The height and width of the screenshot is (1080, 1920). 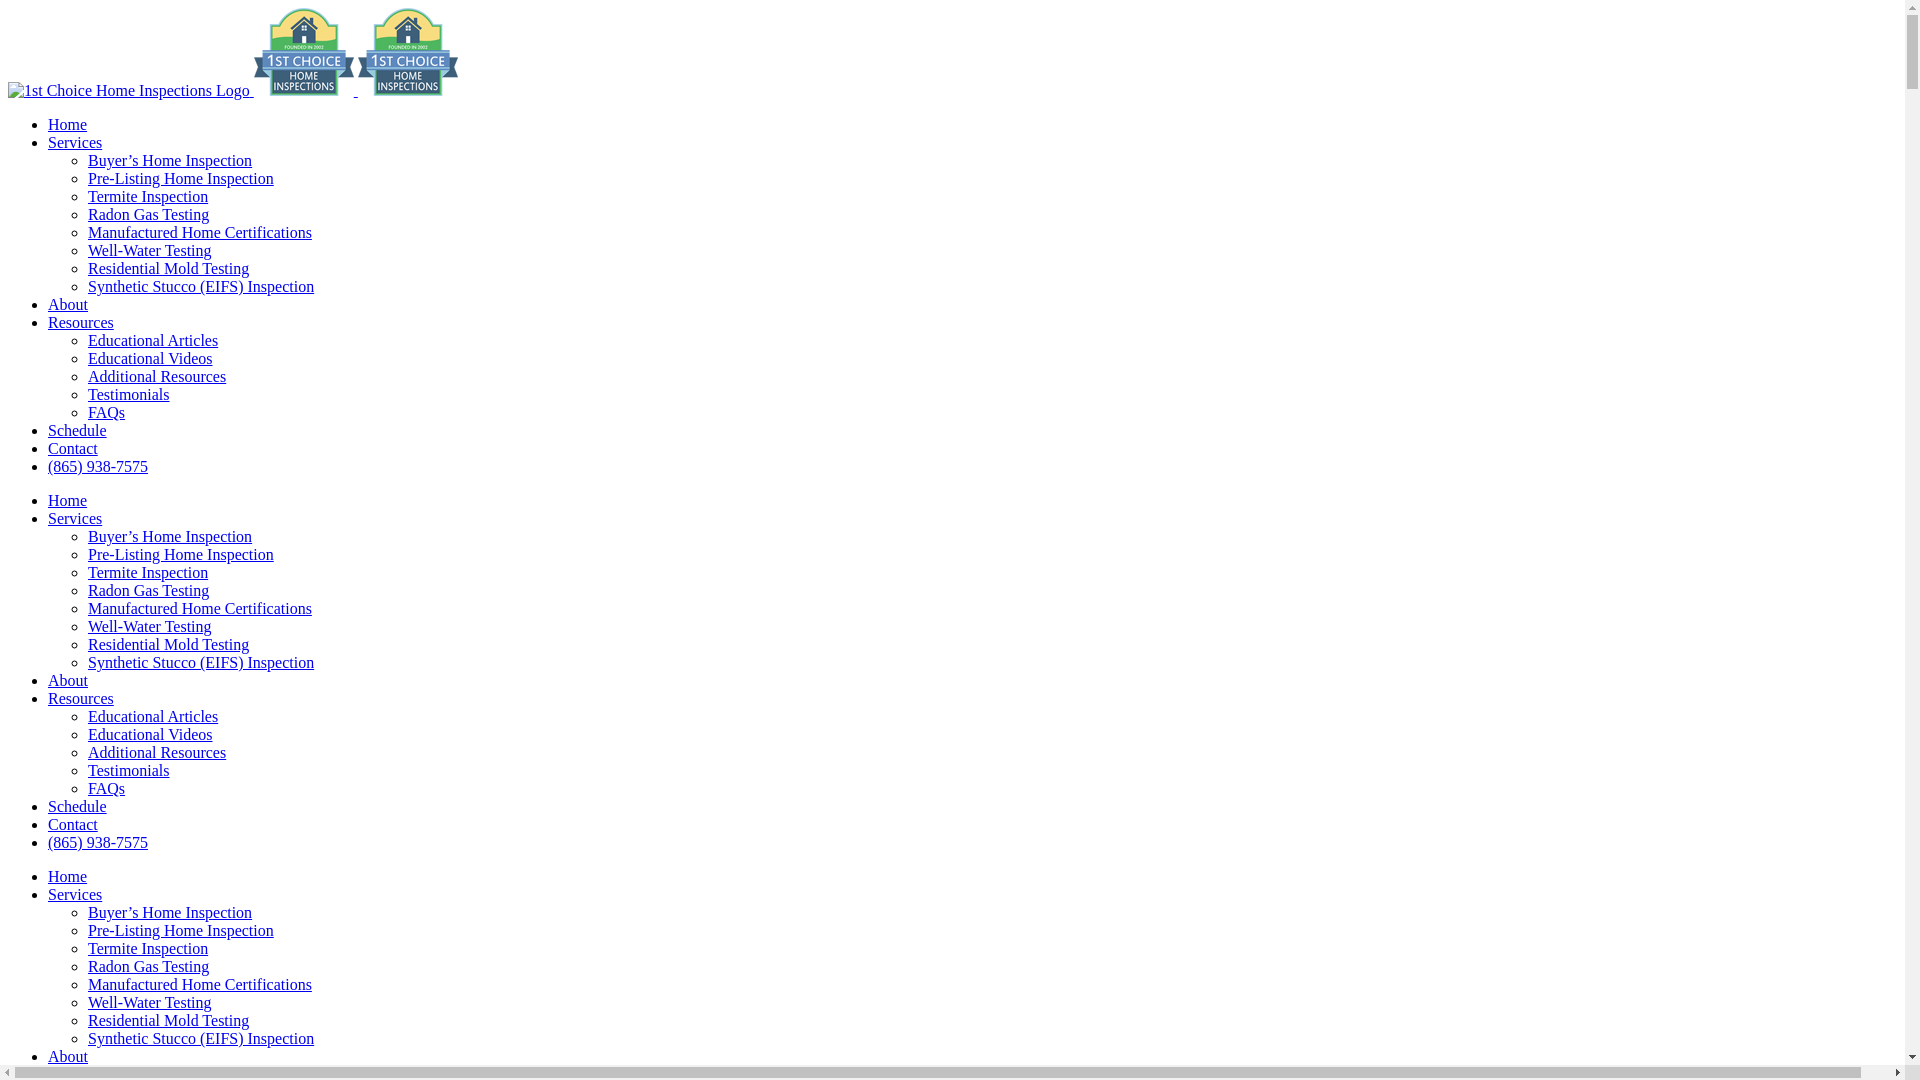 I want to click on 'Termite Inspection', so click(x=147, y=196).